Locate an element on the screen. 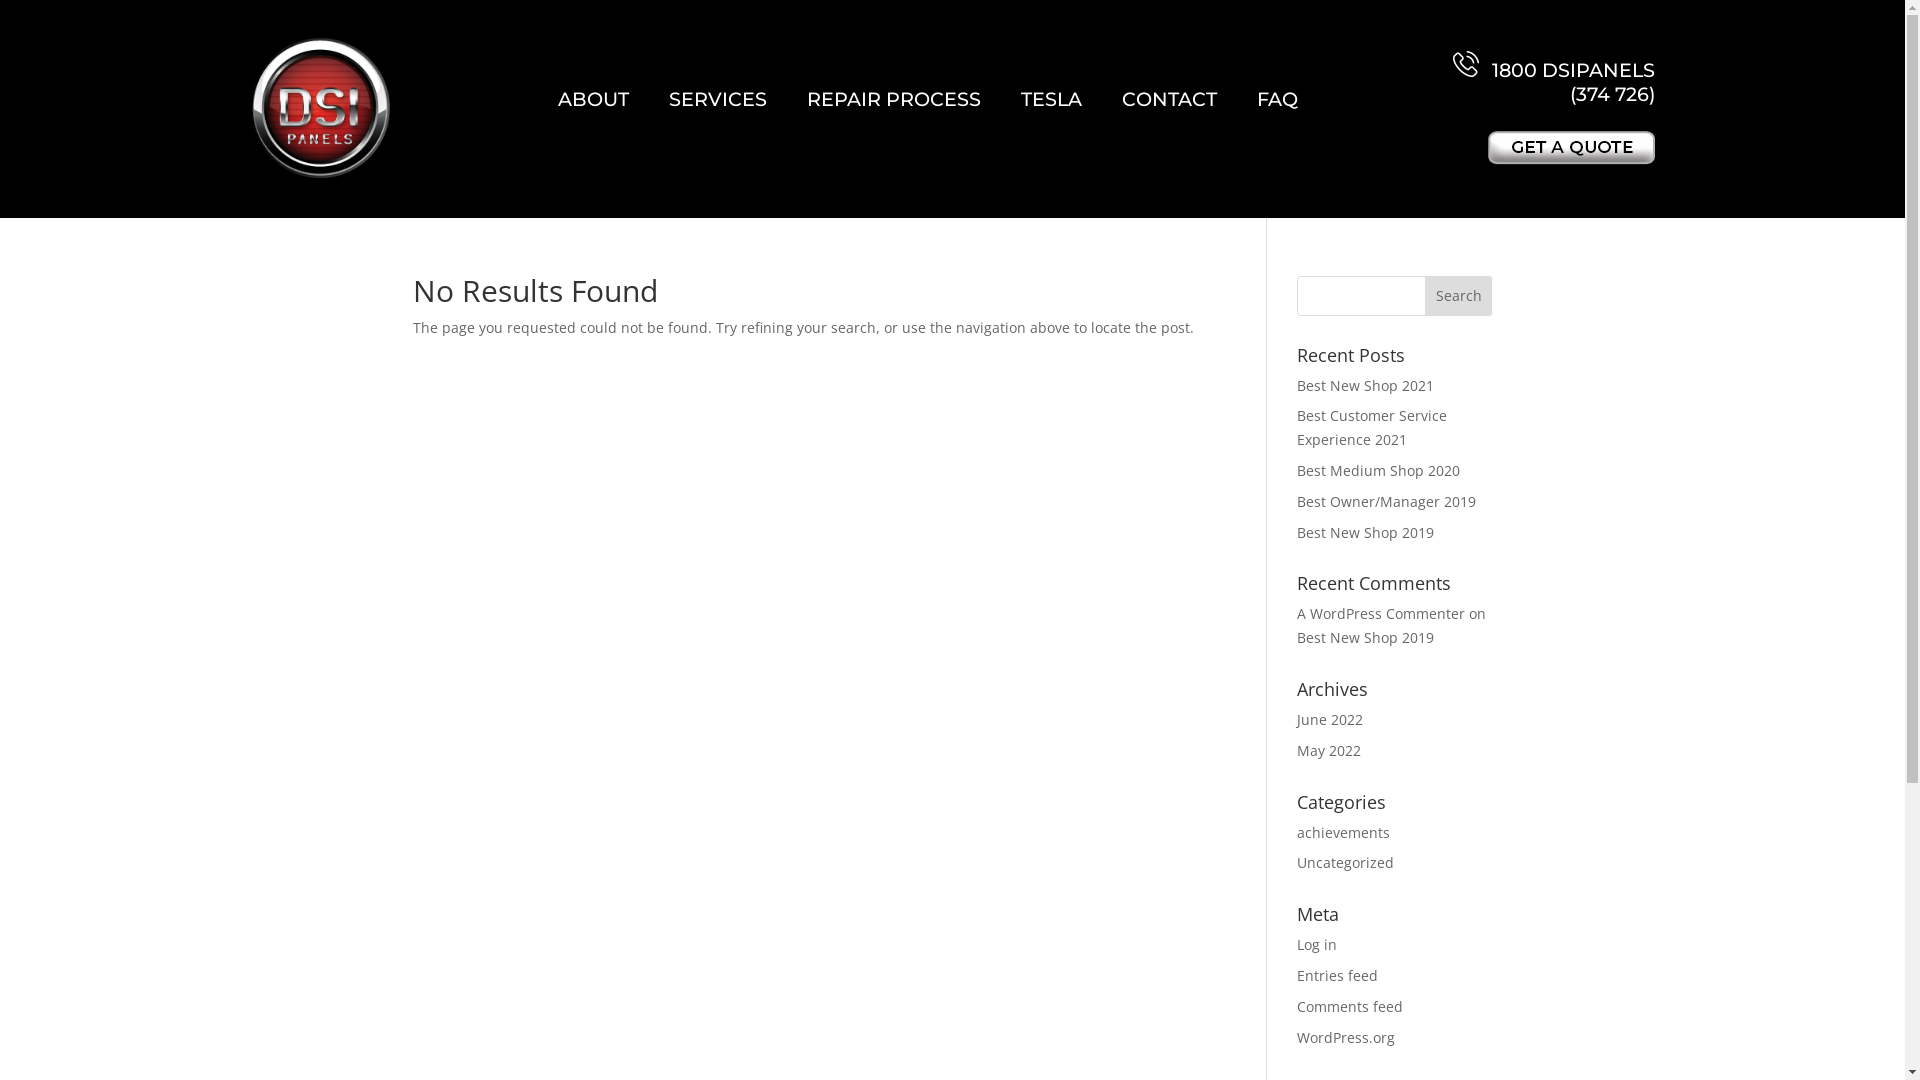  'May 2022' is located at coordinates (1329, 750).